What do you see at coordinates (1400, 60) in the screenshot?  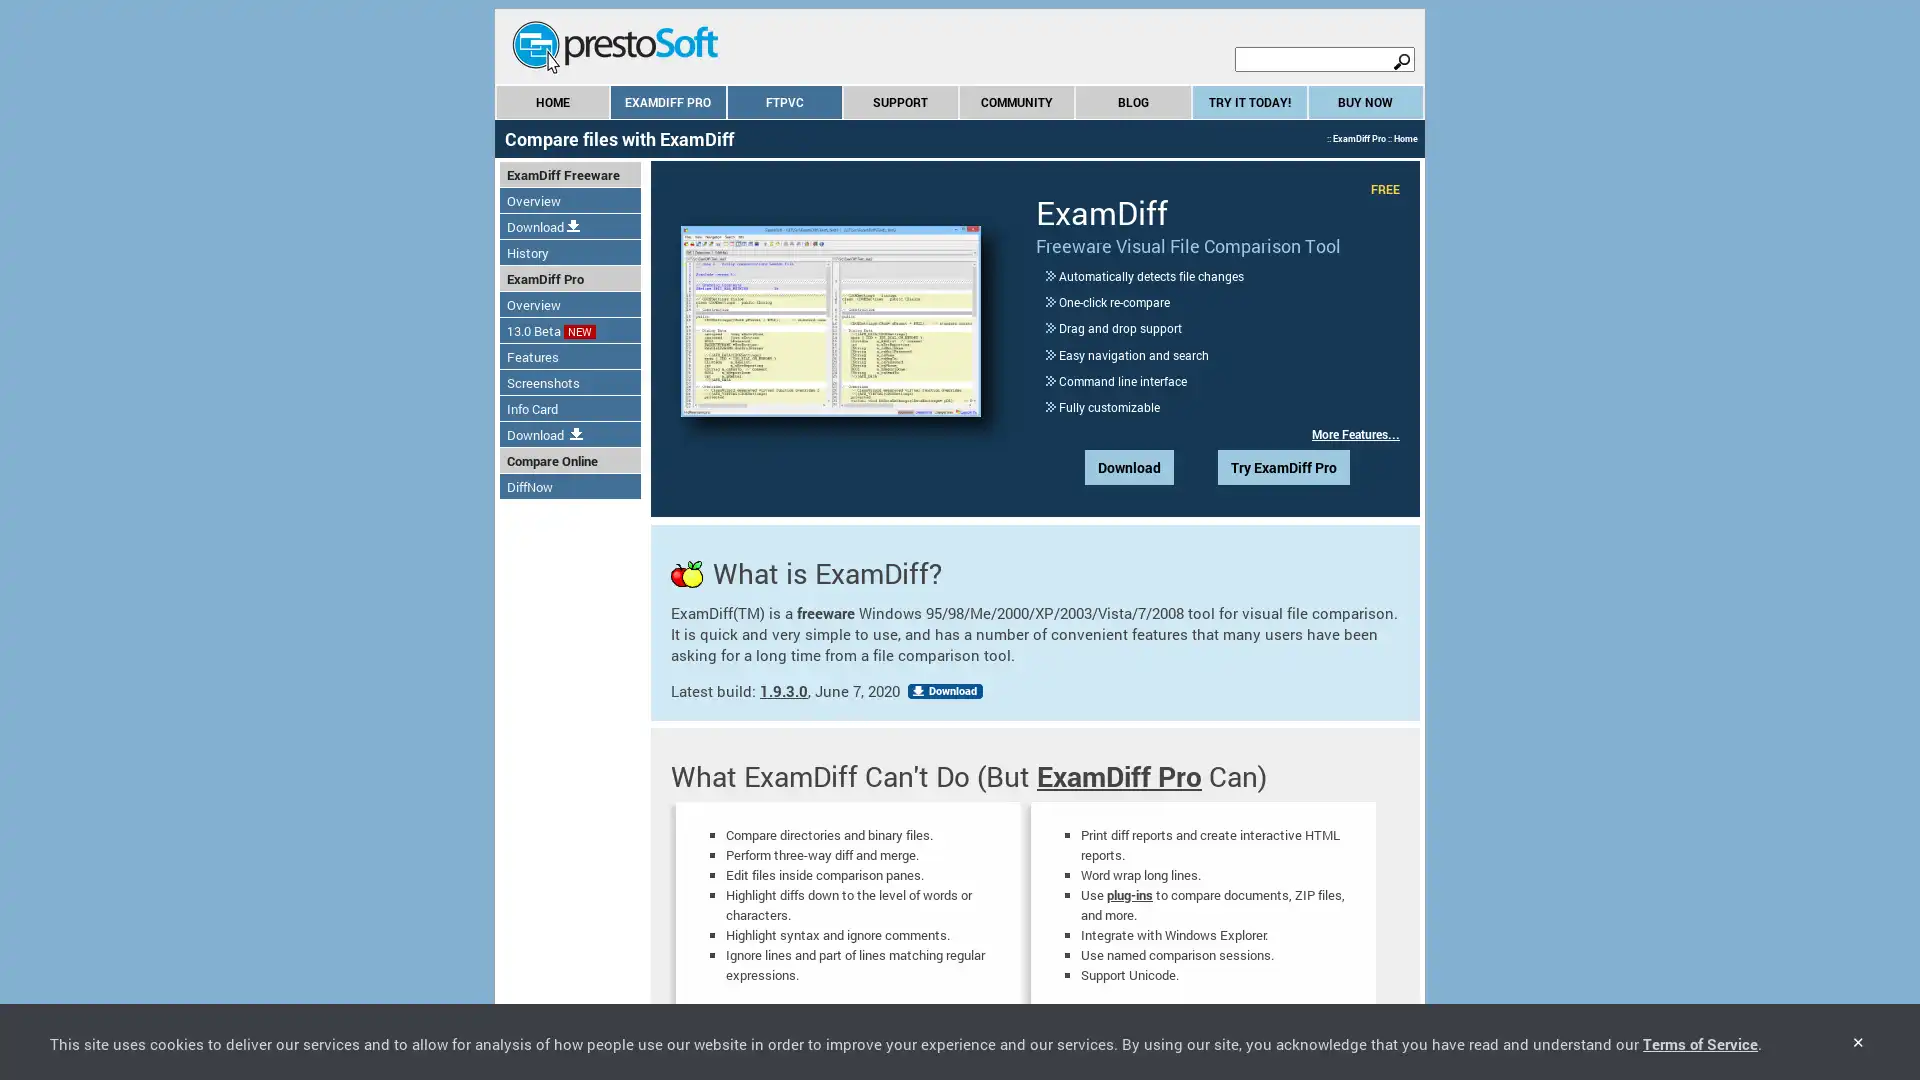 I see `search` at bounding box center [1400, 60].